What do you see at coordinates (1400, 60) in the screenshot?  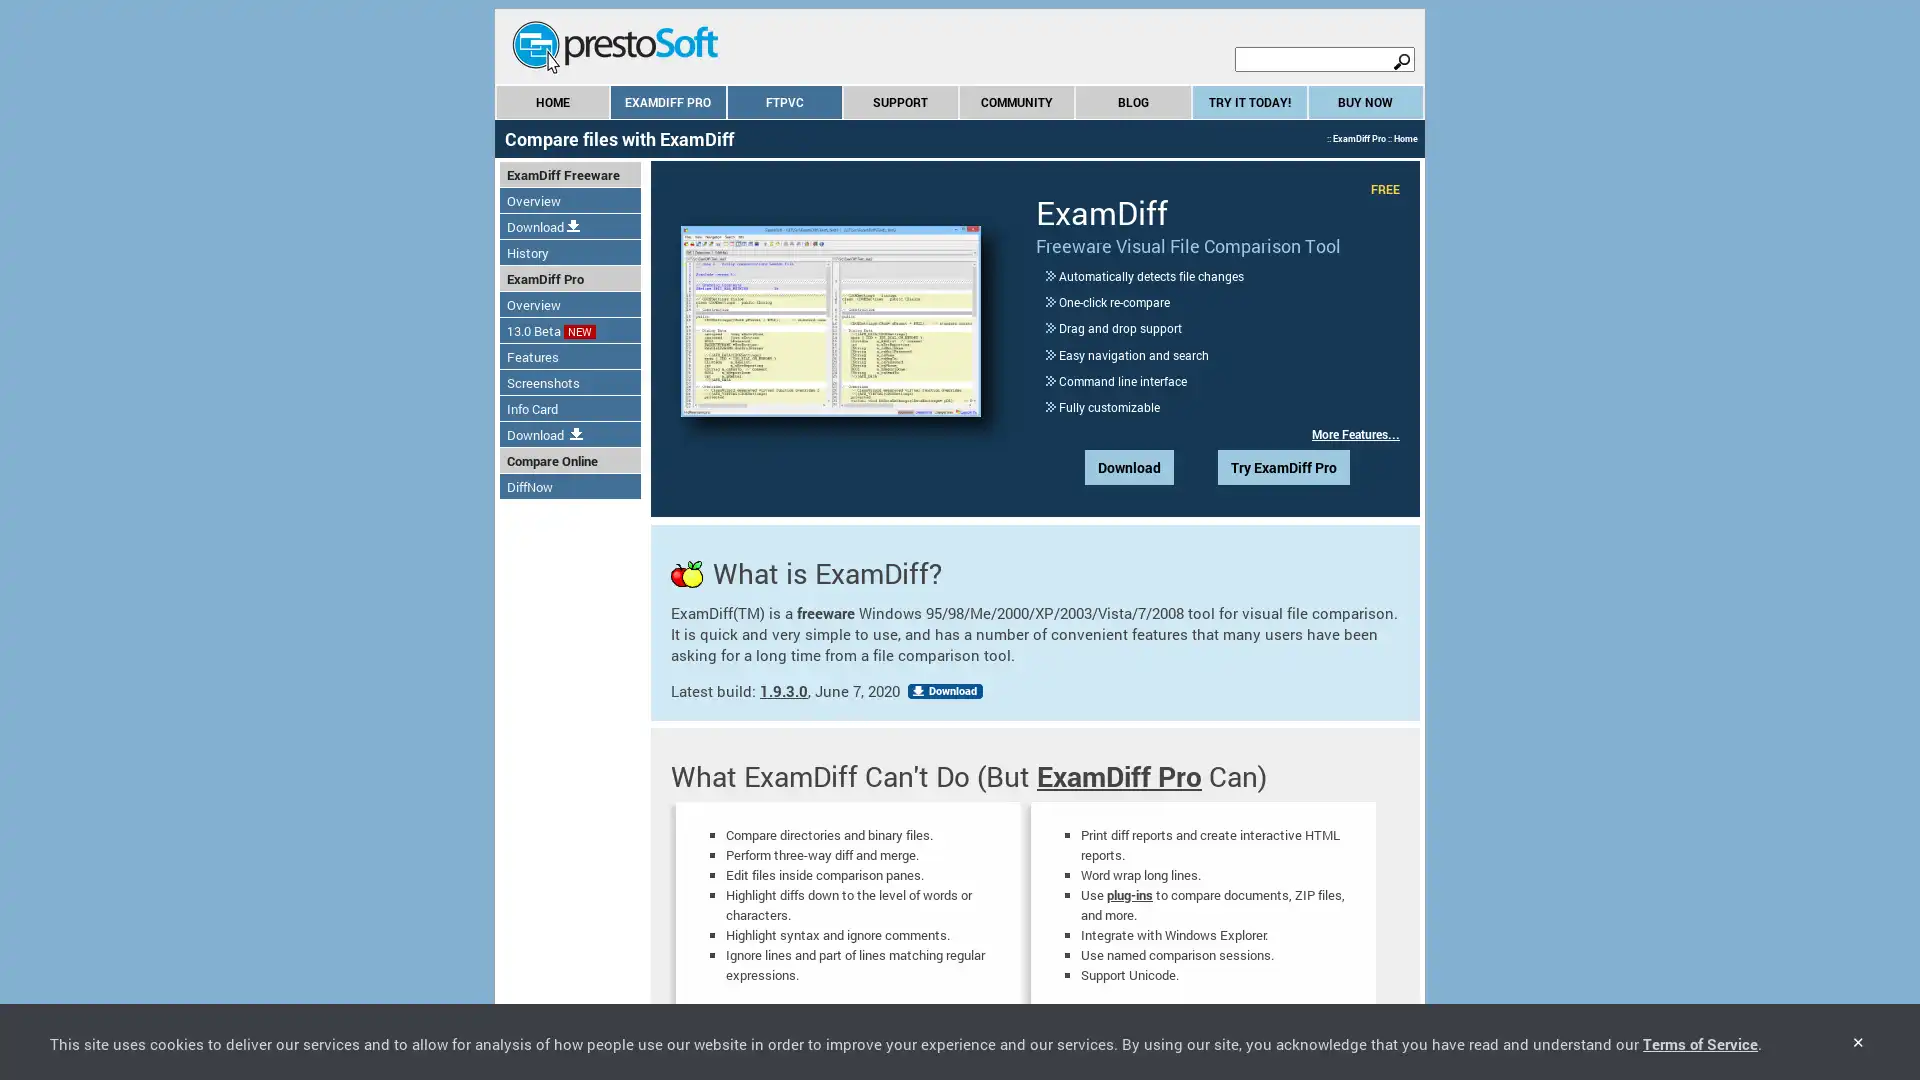 I see `search` at bounding box center [1400, 60].